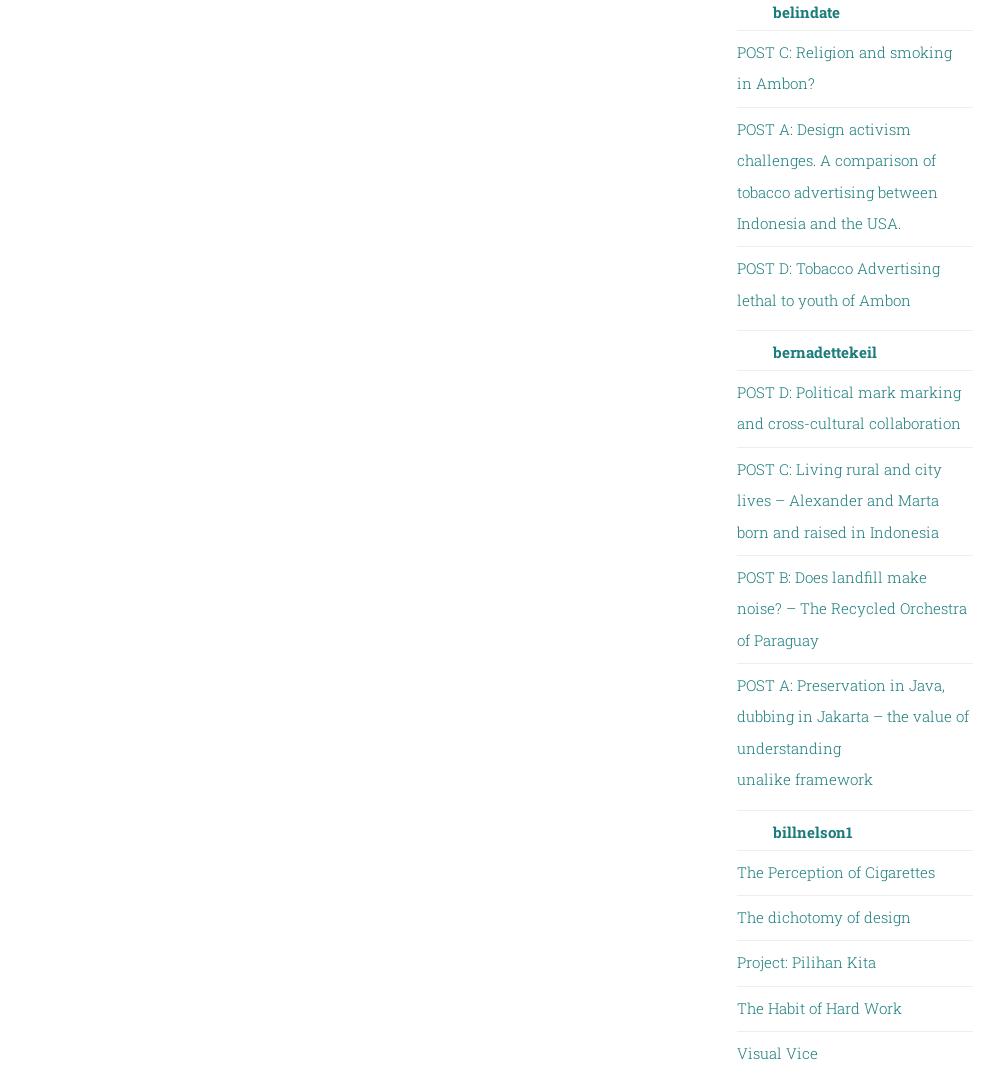 This screenshot has height=1078, width=1000. I want to click on 'The Habit of Hard Work', so click(817, 1005).